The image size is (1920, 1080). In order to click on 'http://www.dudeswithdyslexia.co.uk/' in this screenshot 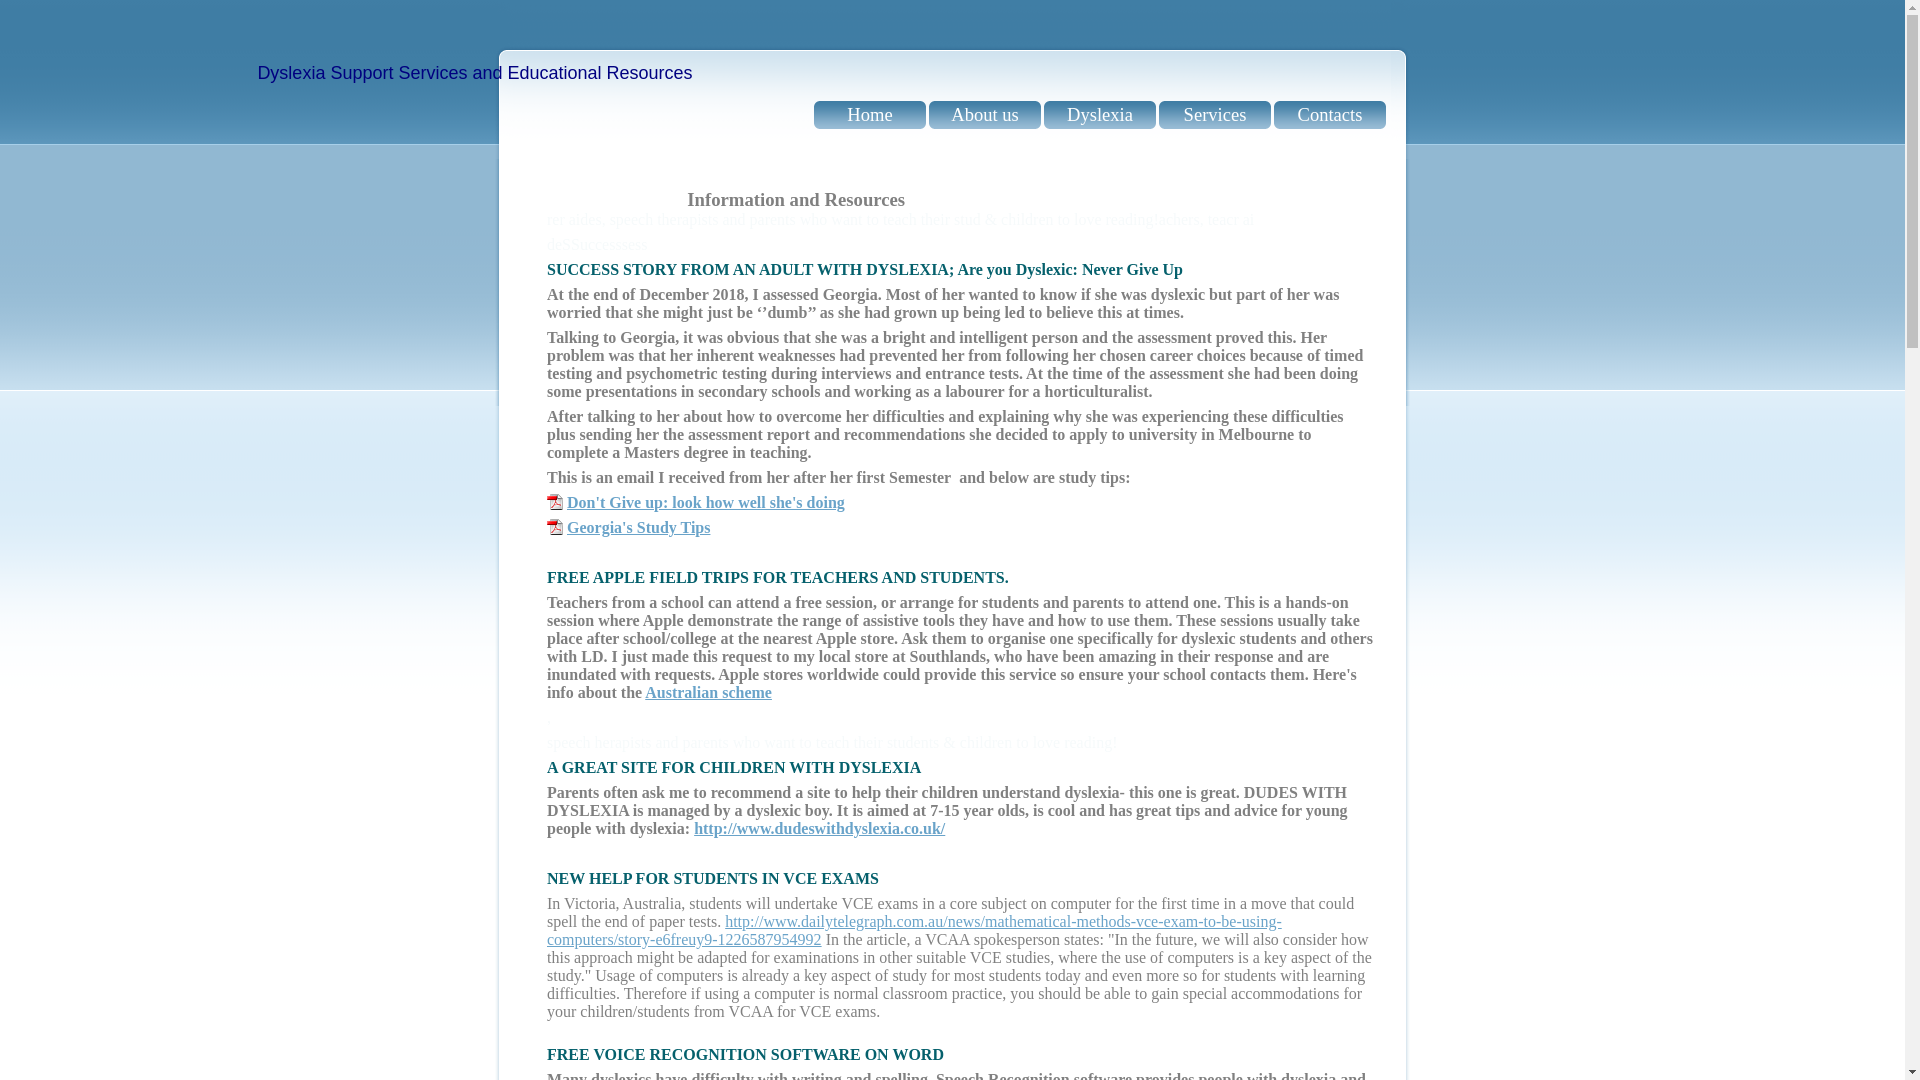, I will do `click(694, 828)`.